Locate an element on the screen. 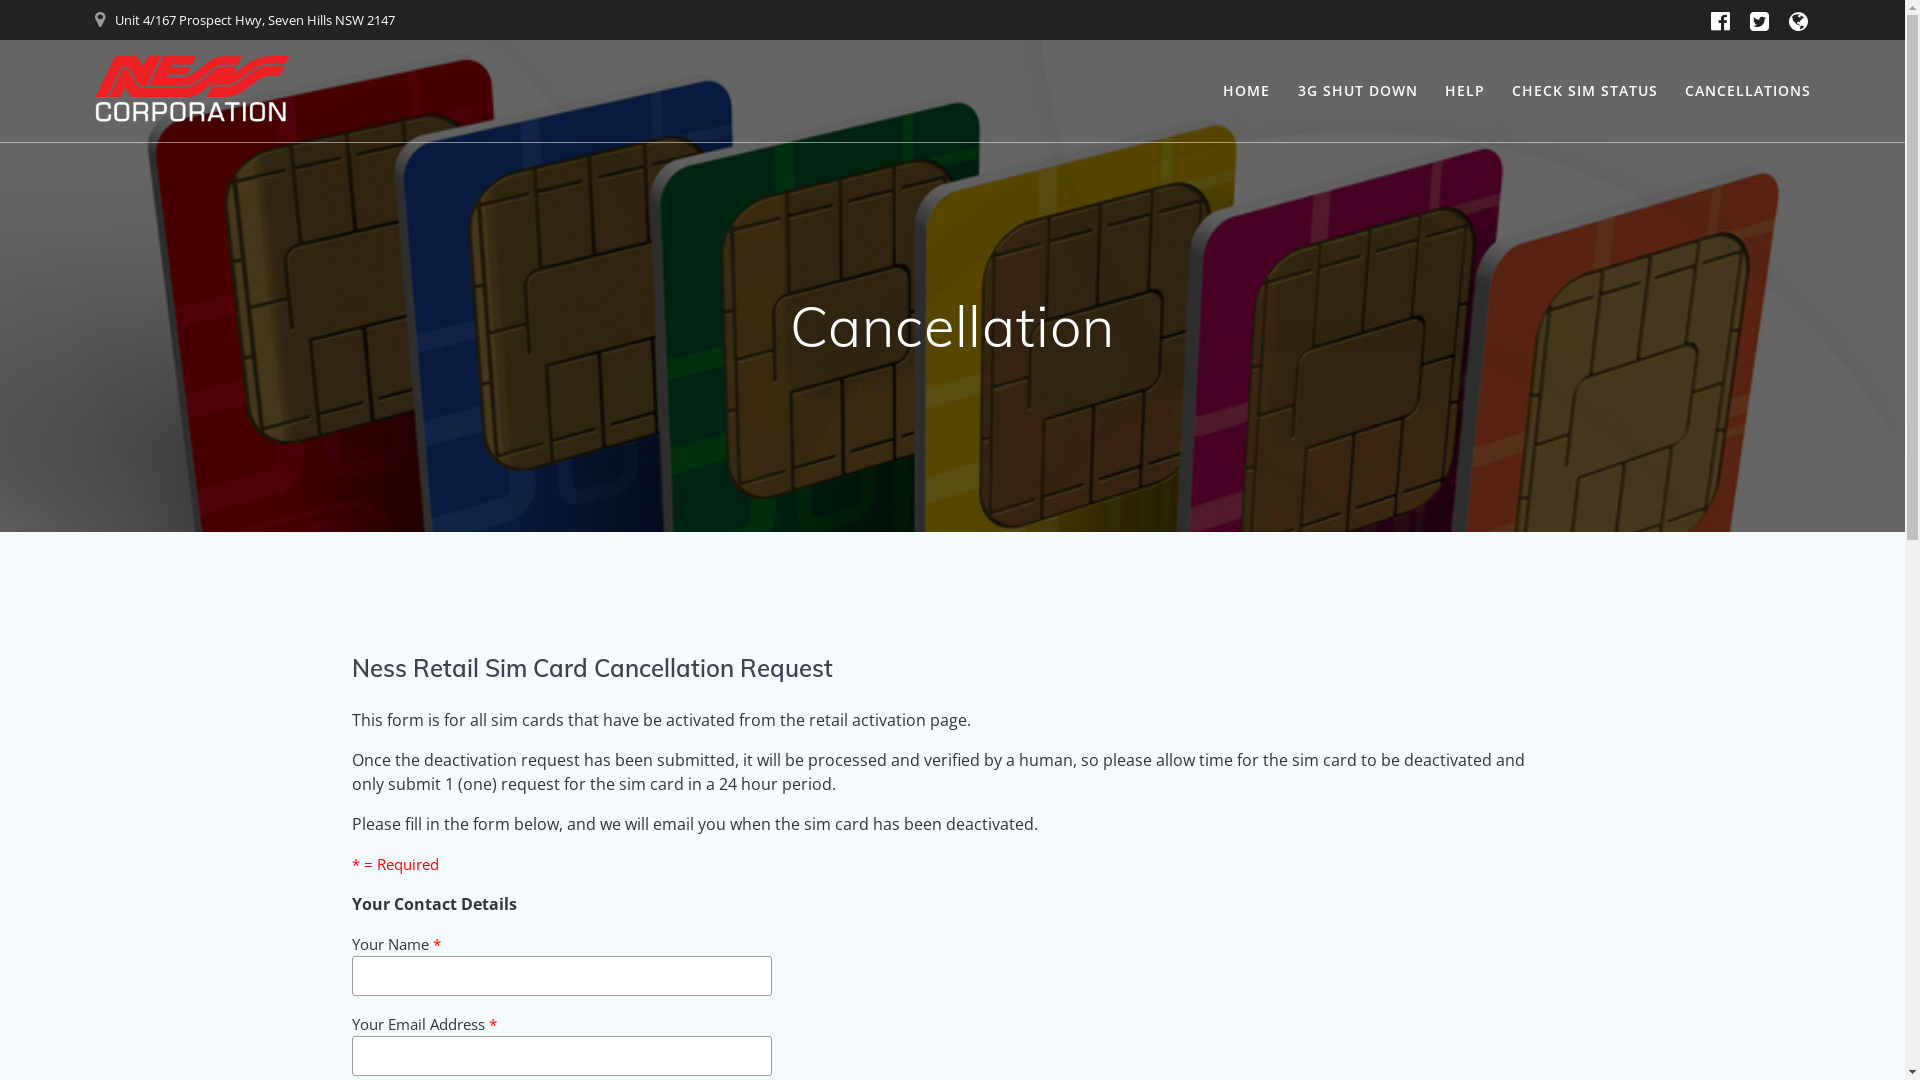 This screenshot has height=1080, width=1920. 'HOME' is located at coordinates (1245, 91).